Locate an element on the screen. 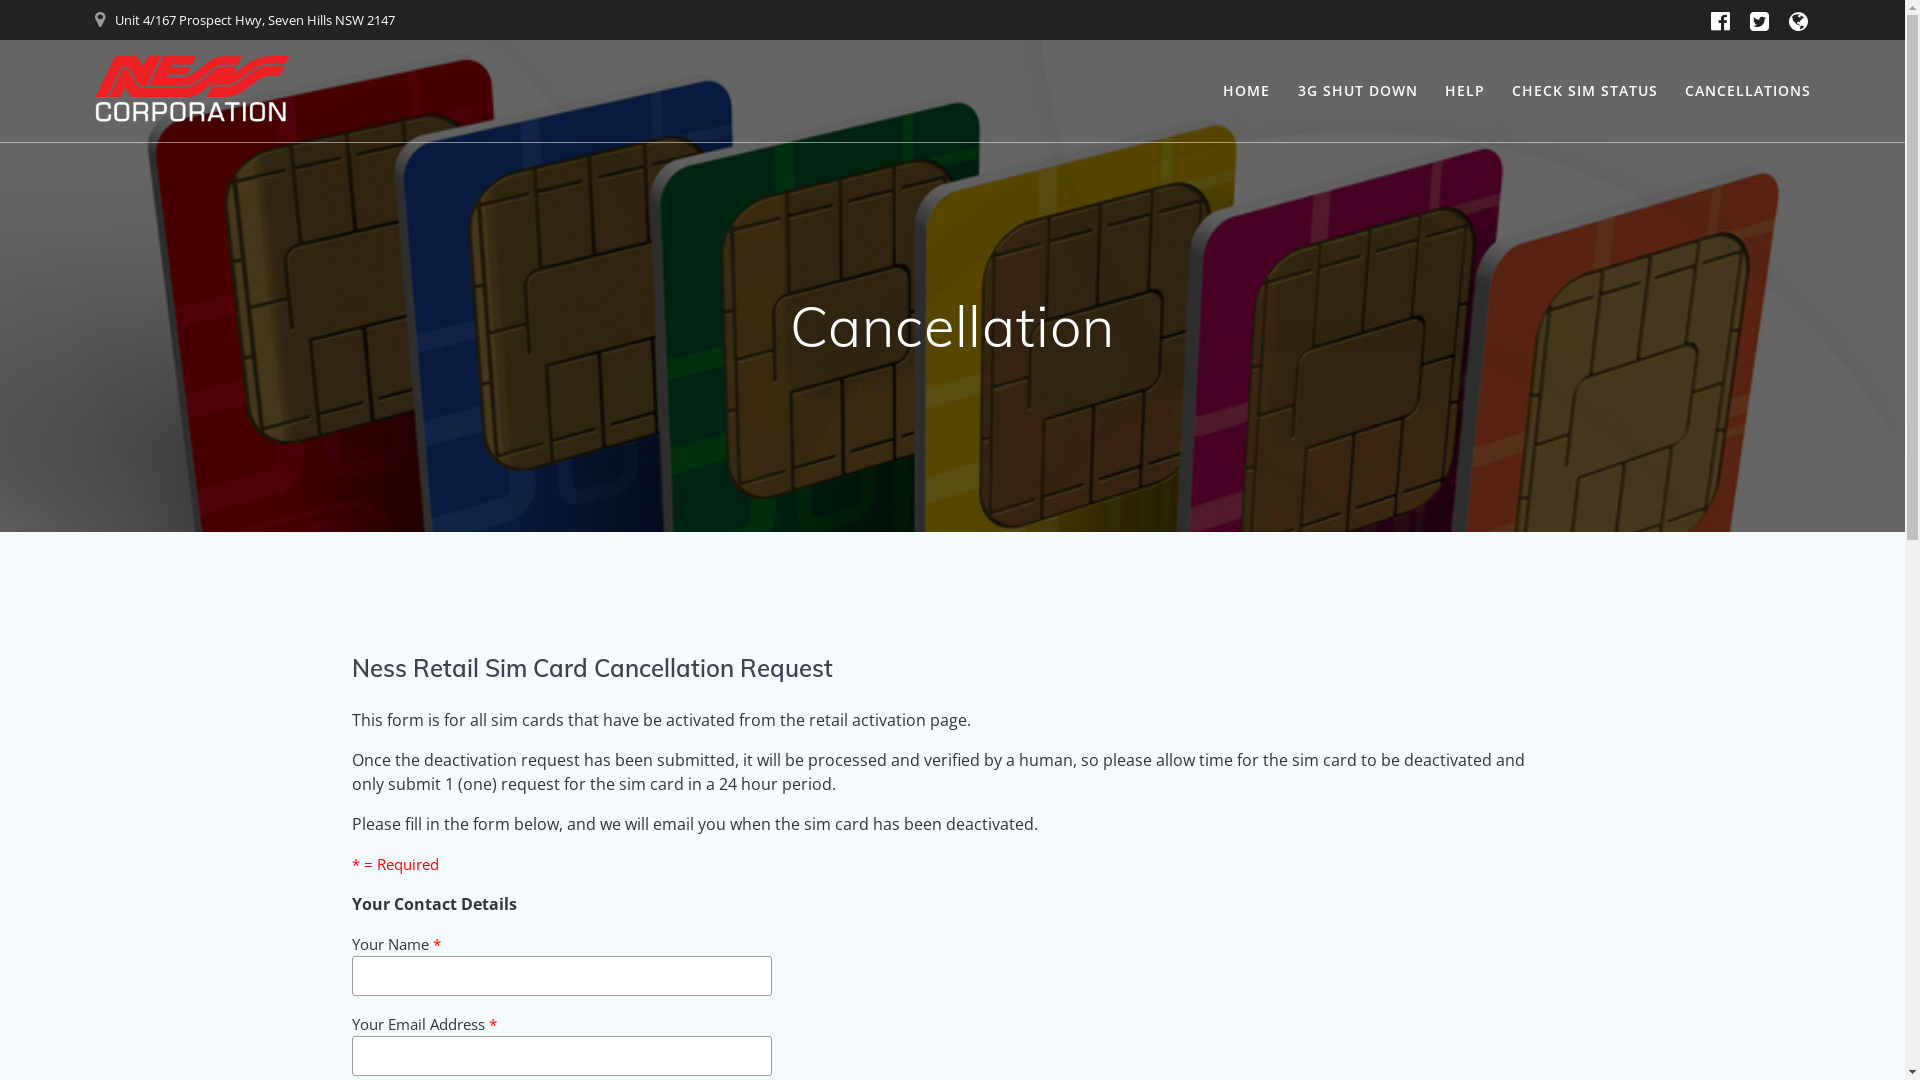 This screenshot has height=1080, width=1920. 'HOME' is located at coordinates (1245, 91).